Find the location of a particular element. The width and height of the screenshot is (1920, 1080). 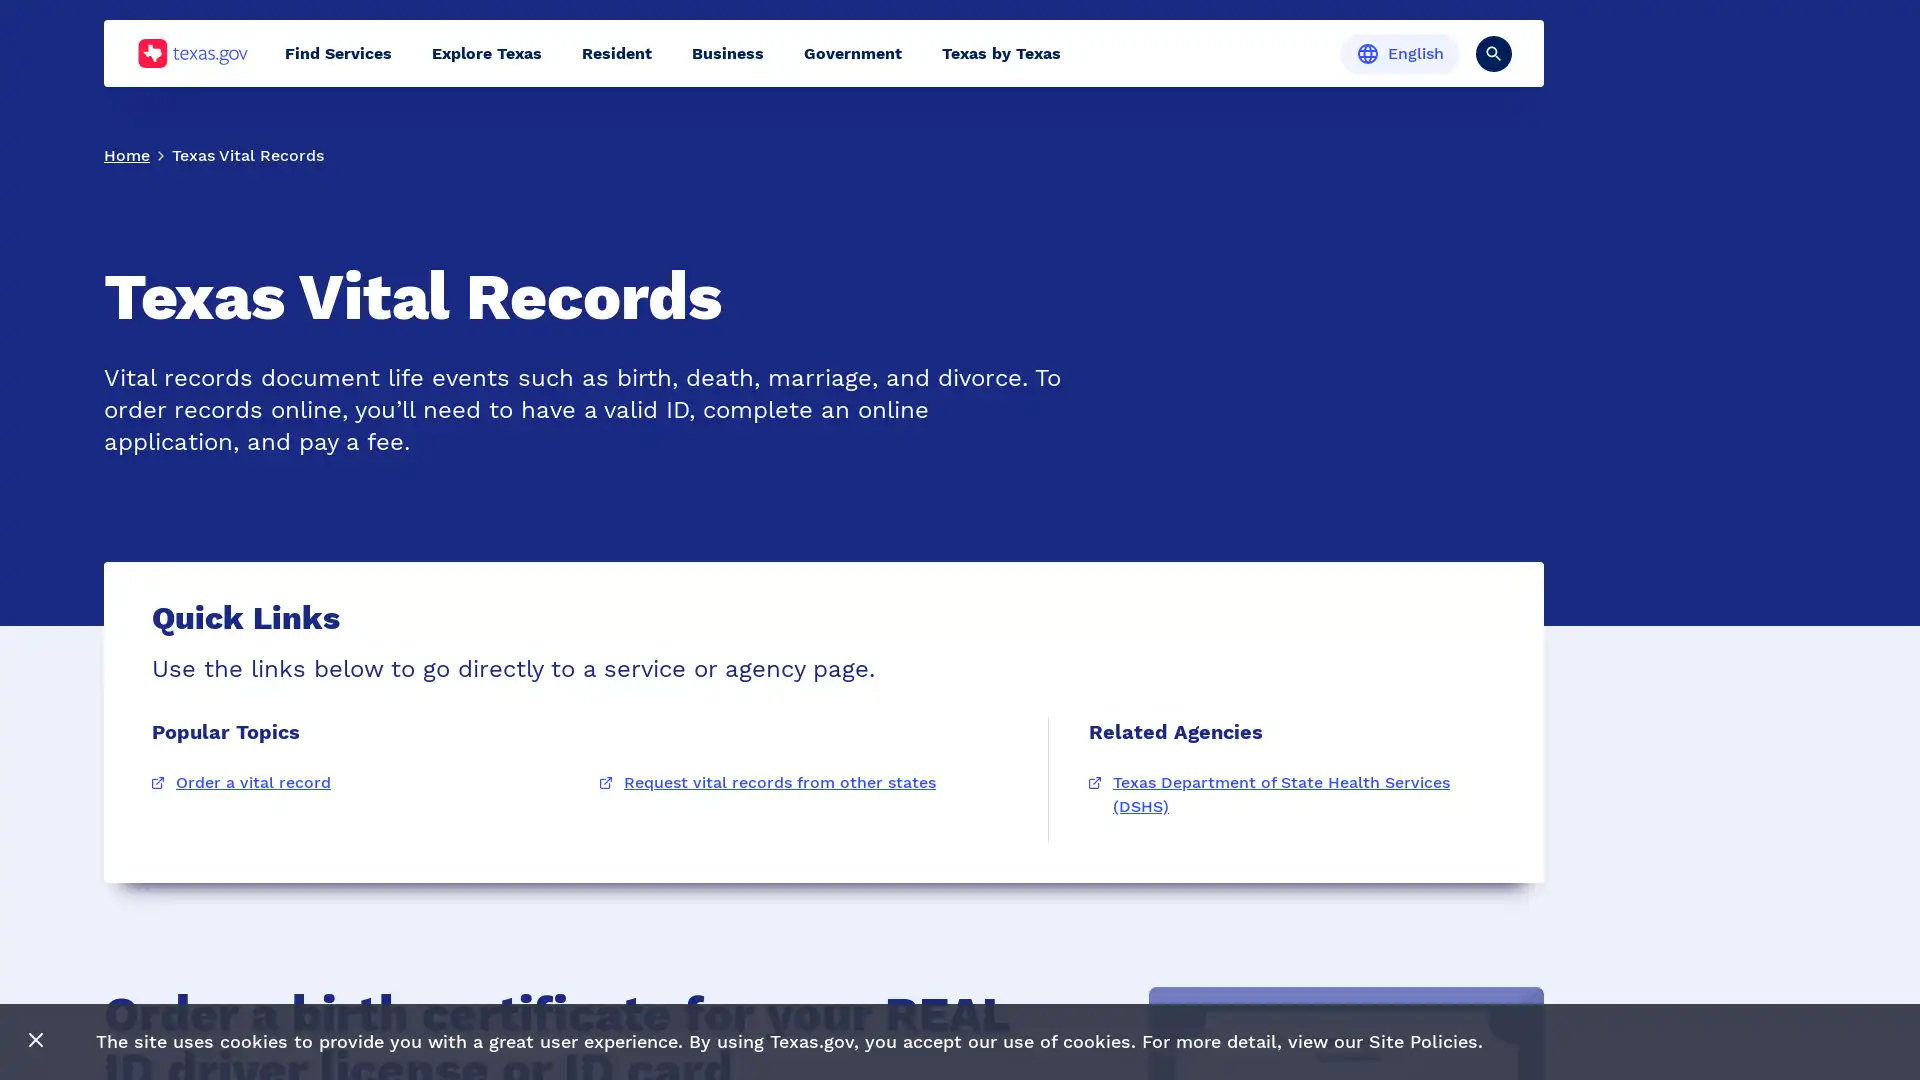

Close is located at coordinates (36, 1040).